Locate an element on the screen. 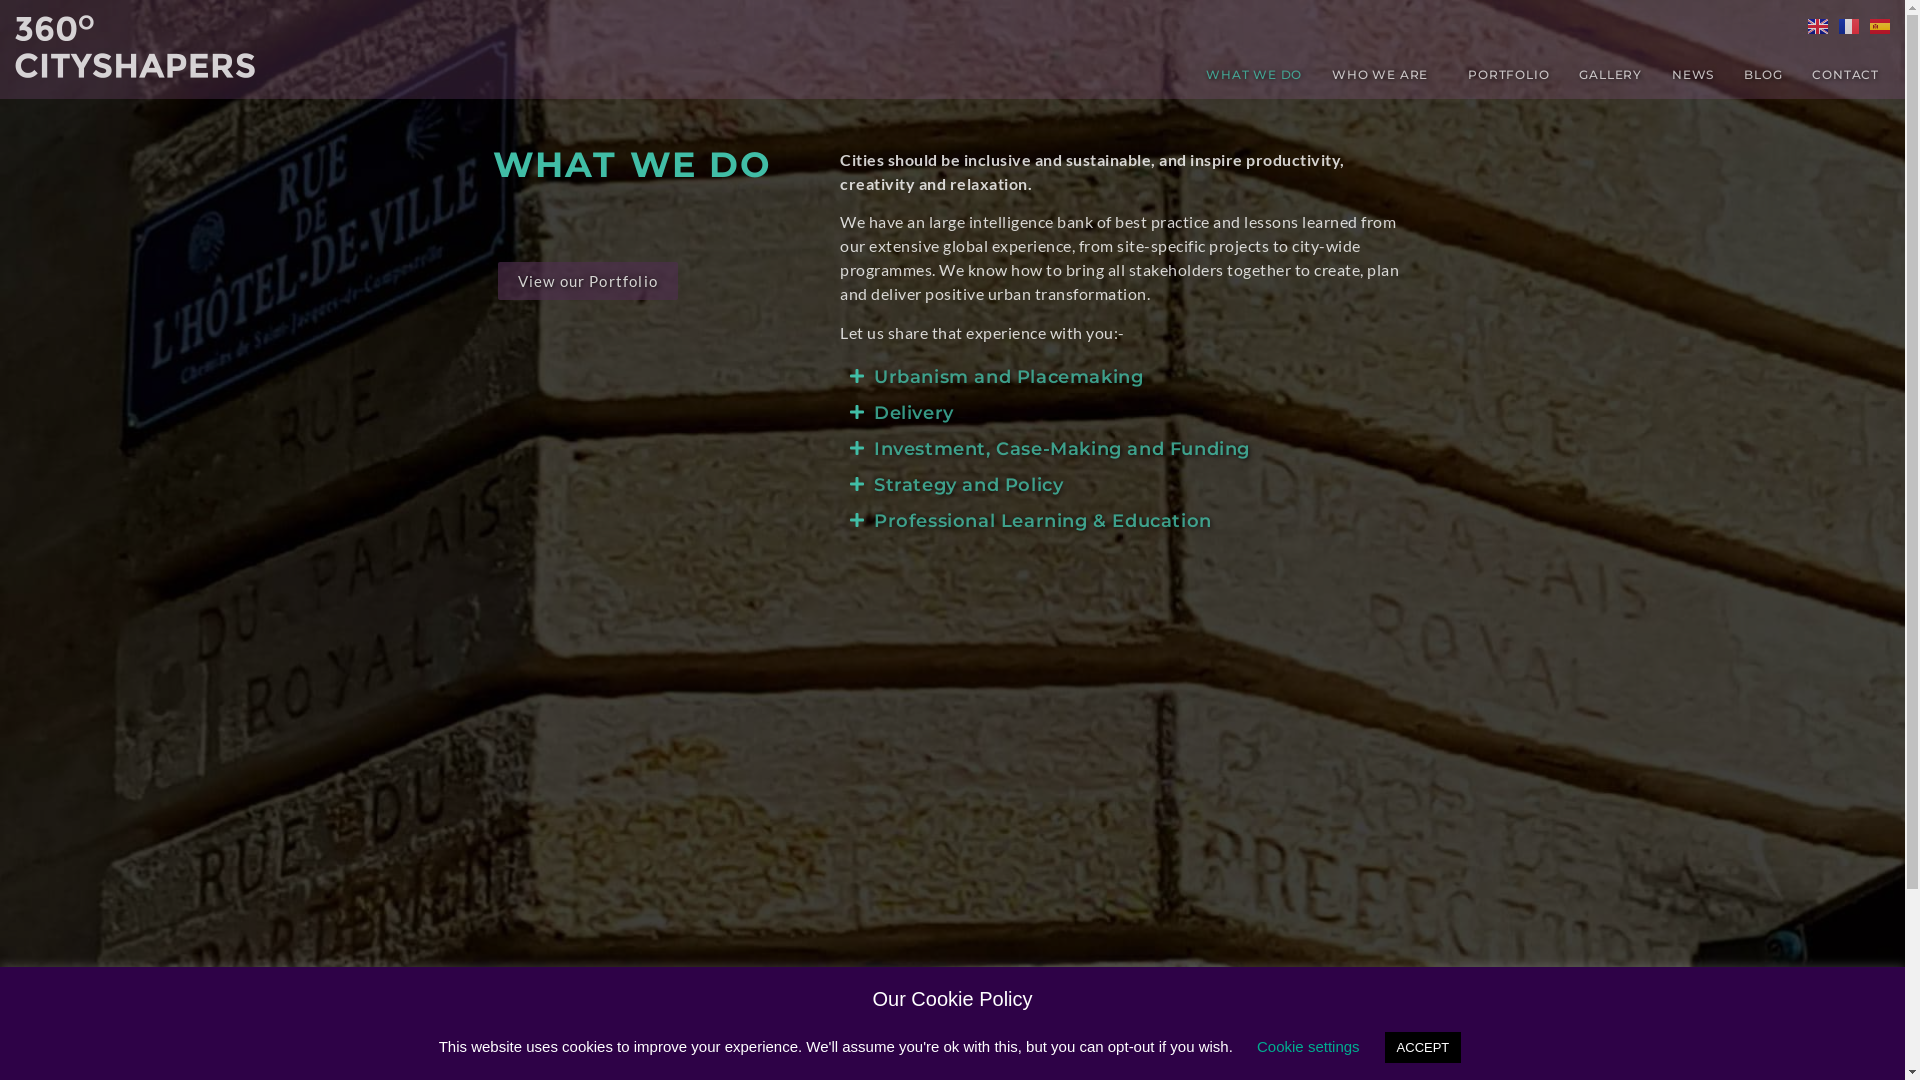  'Cookie settings' is located at coordinates (1308, 1045).